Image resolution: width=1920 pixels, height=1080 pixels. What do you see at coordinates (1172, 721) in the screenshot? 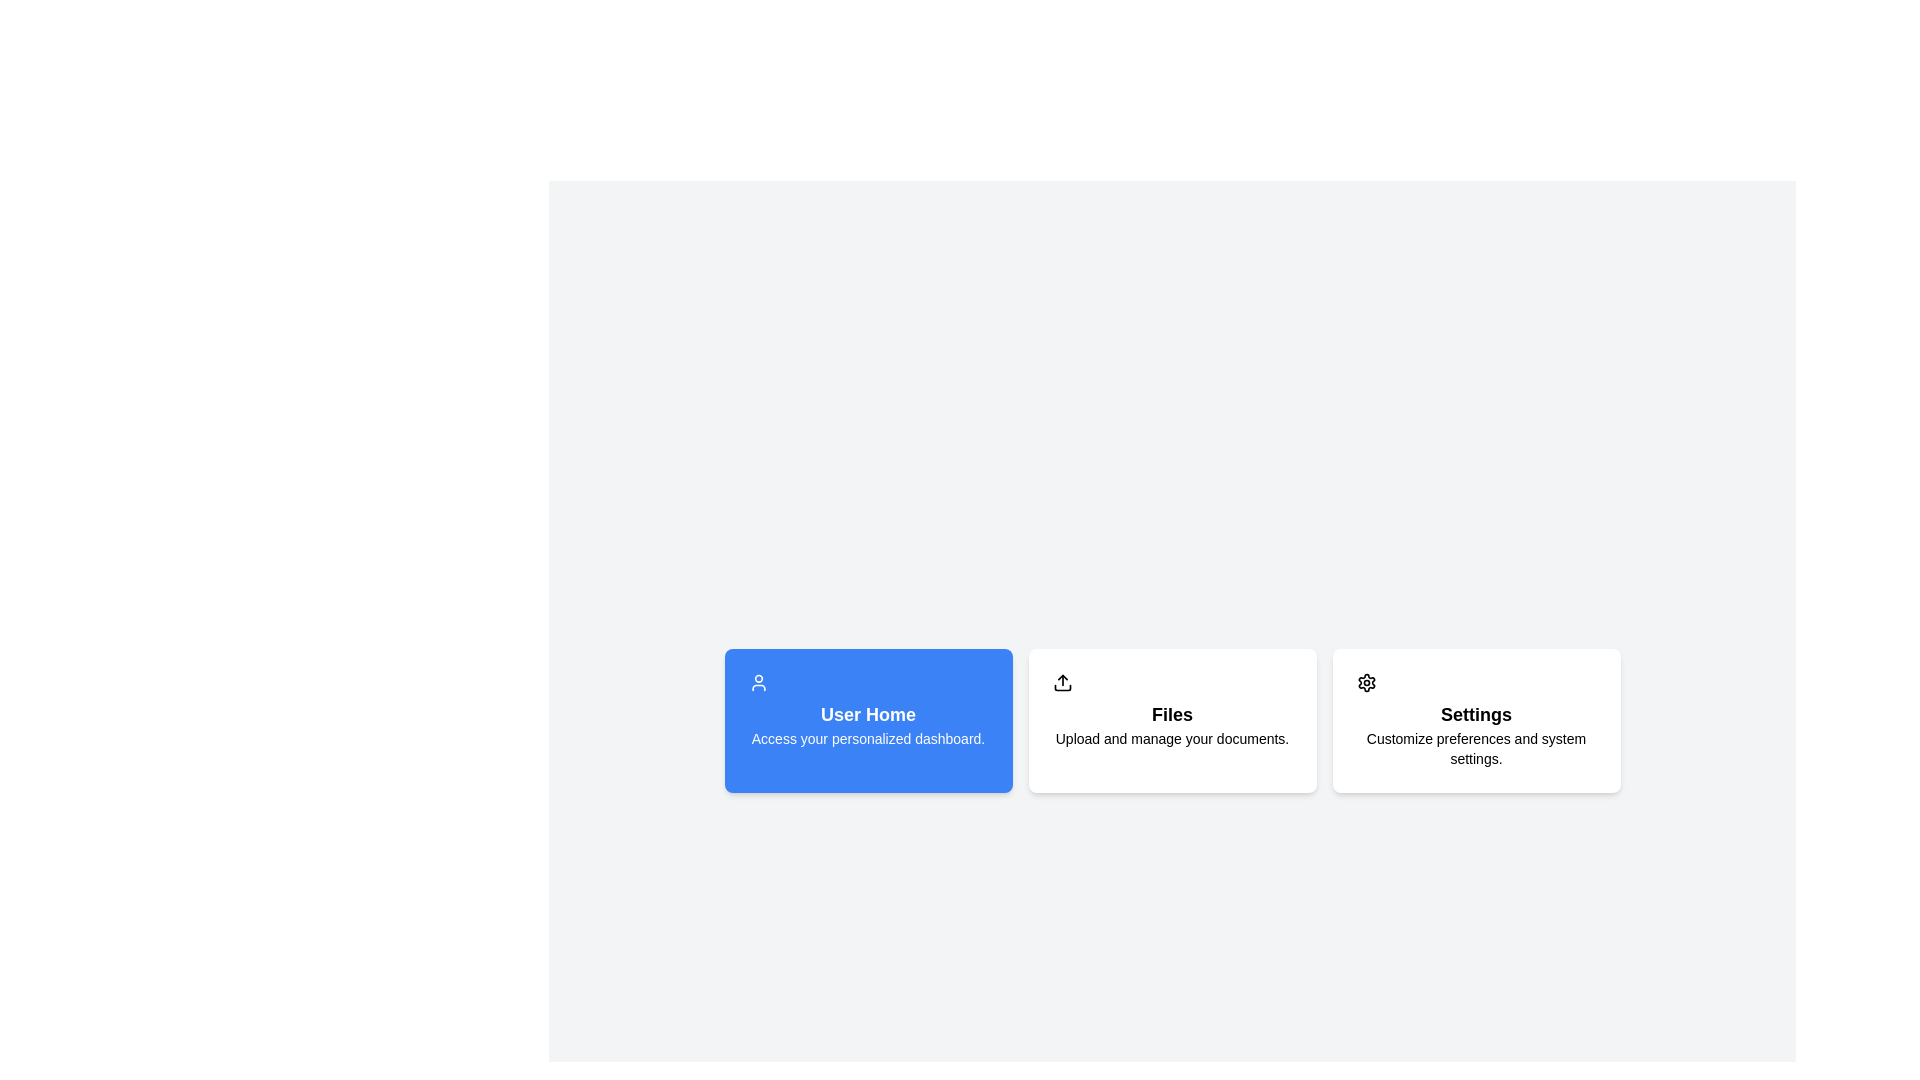
I see `the Card UI component that allows uploading and managing documents` at bounding box center [1172, 721].